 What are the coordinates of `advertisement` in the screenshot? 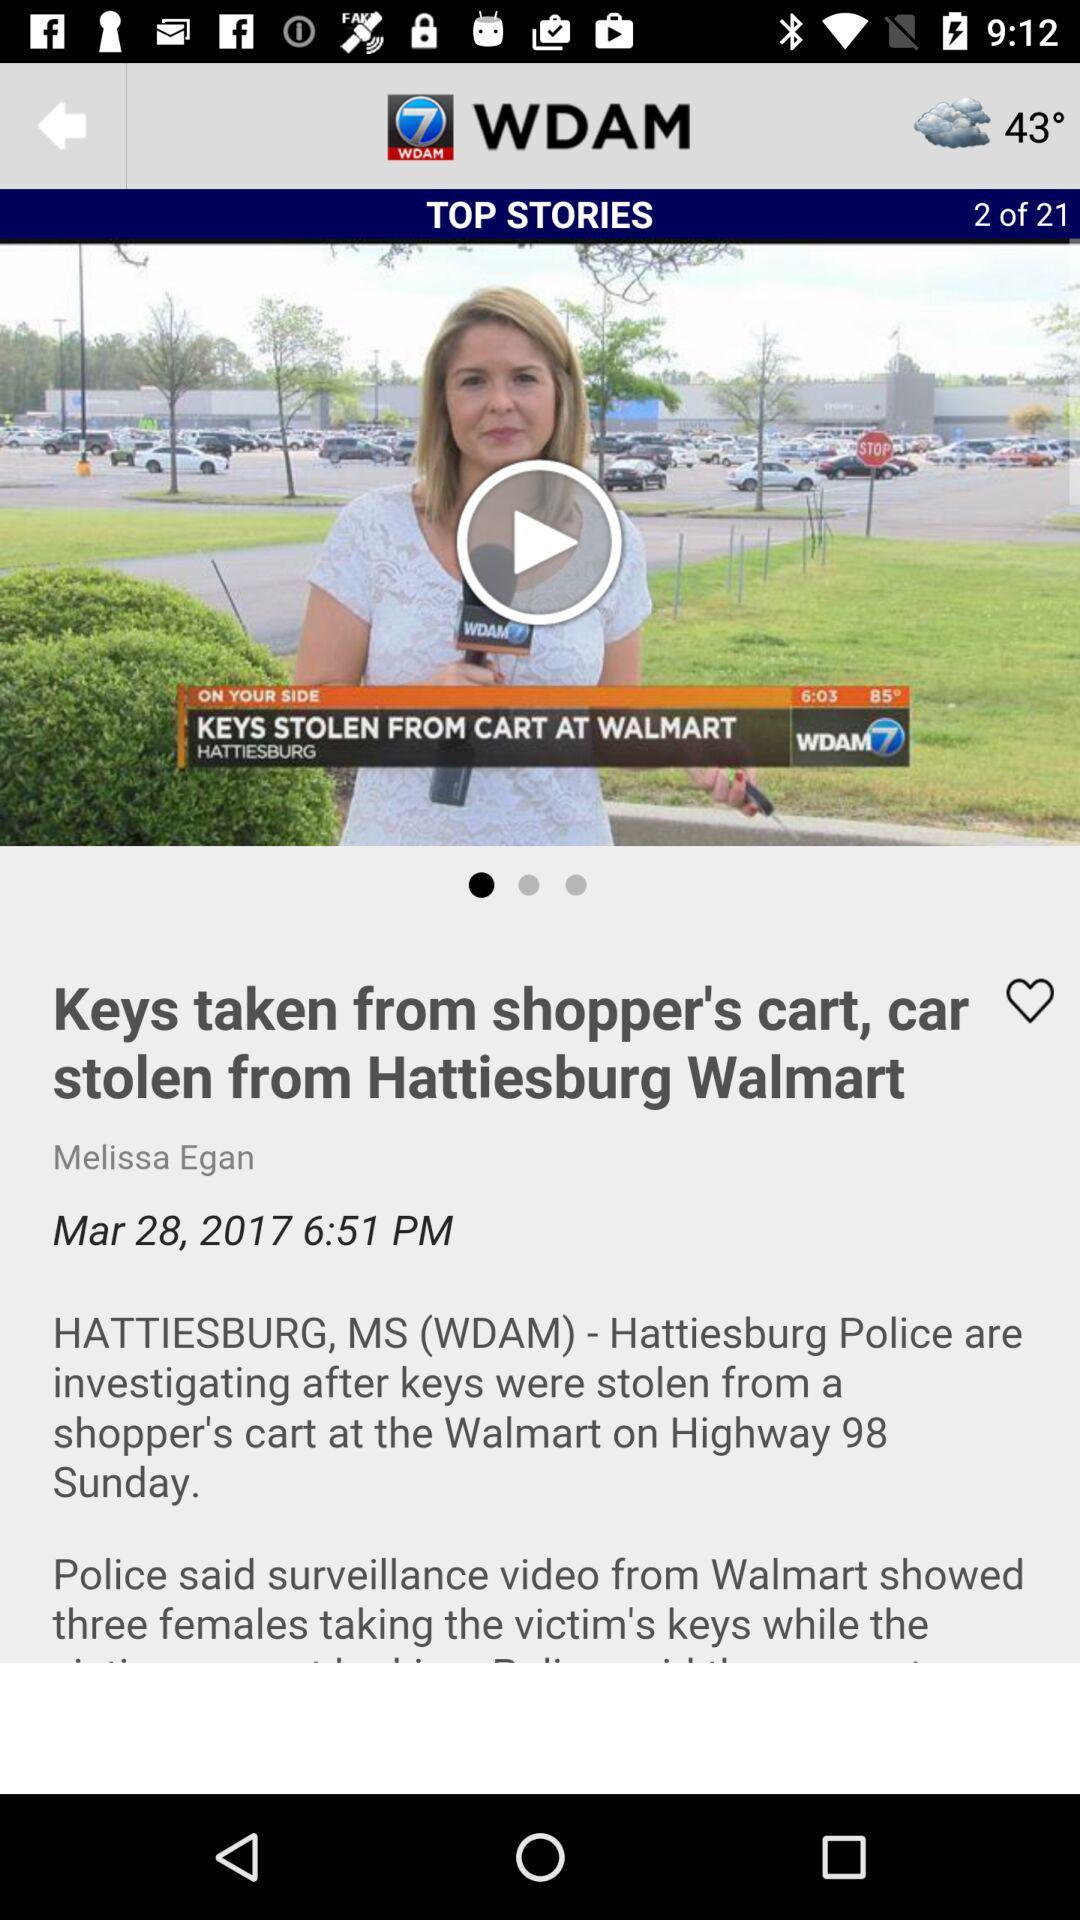 It's located at (540, 1727).